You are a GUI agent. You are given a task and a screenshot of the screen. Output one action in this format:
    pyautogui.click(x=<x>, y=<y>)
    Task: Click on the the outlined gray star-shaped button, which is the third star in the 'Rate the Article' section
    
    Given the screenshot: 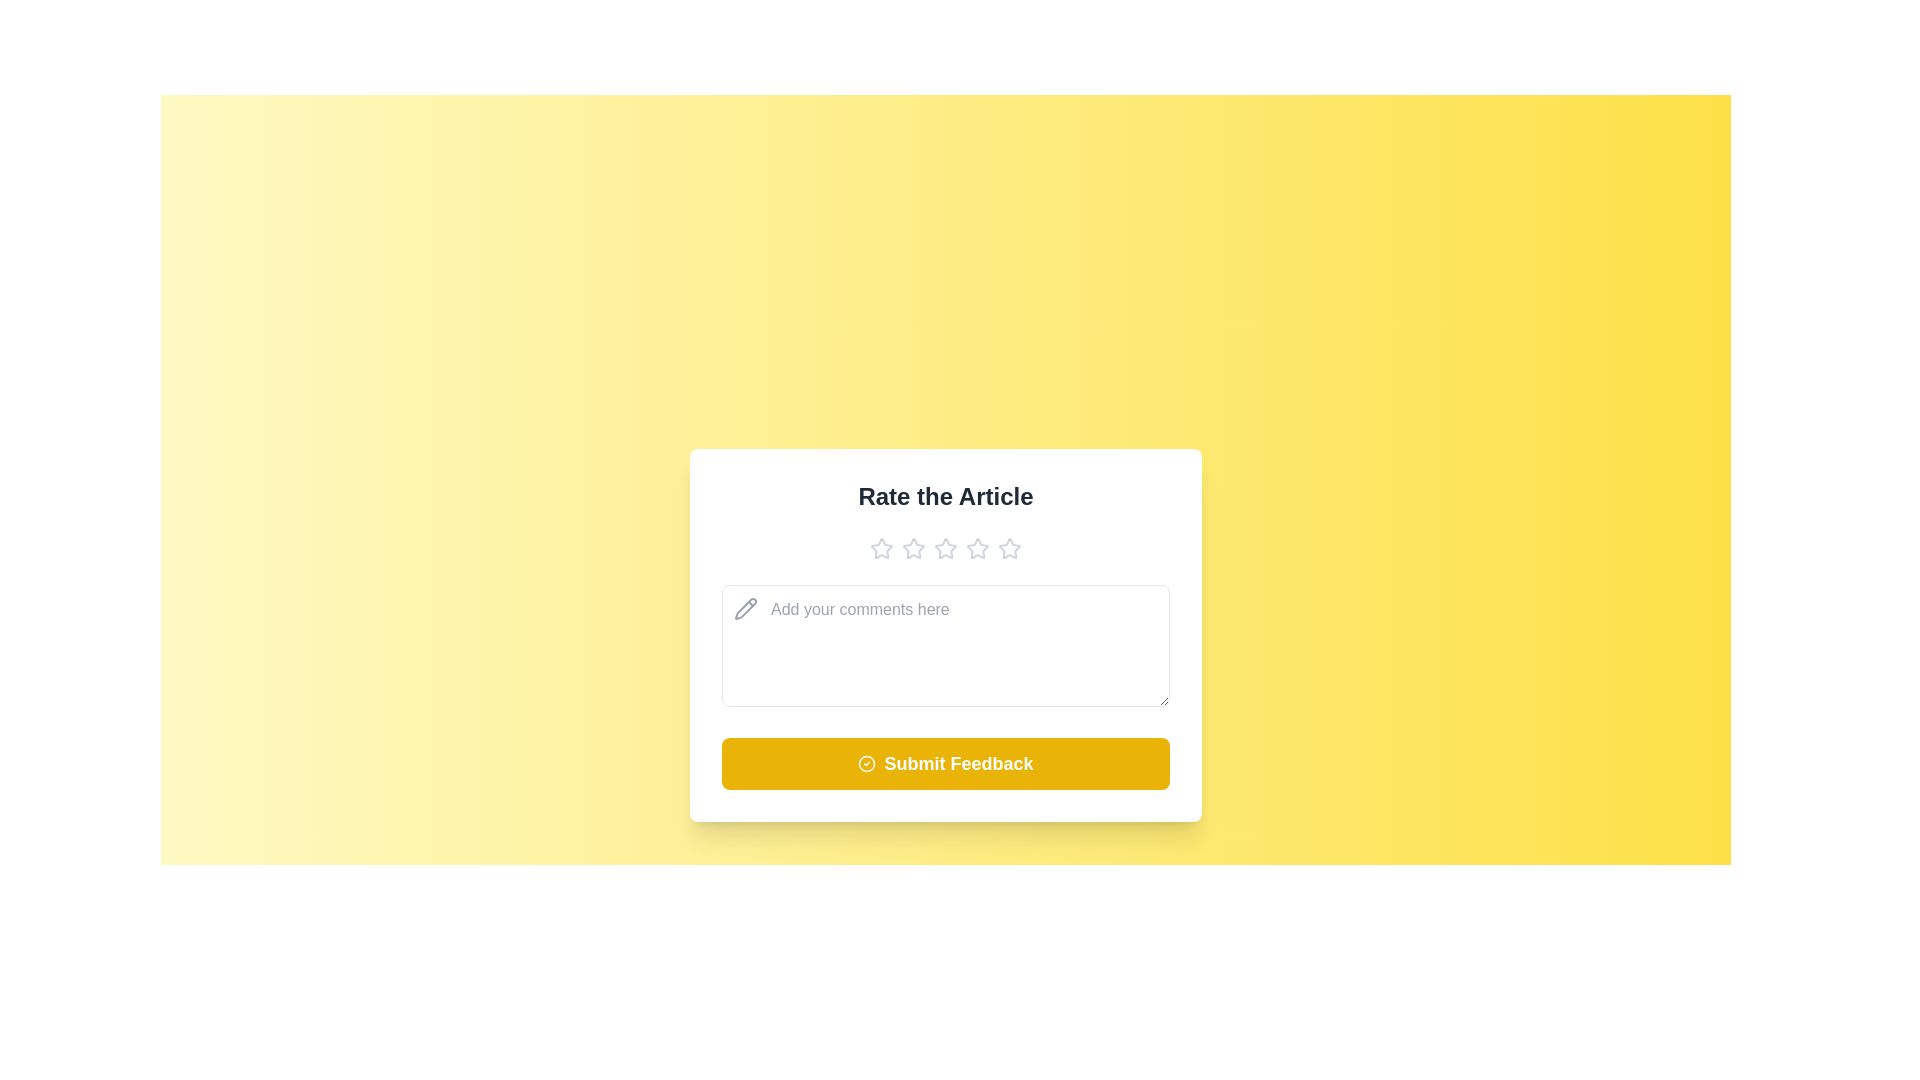 What is the action you would take?
    pyautogui.click(x=944, y=547)
    